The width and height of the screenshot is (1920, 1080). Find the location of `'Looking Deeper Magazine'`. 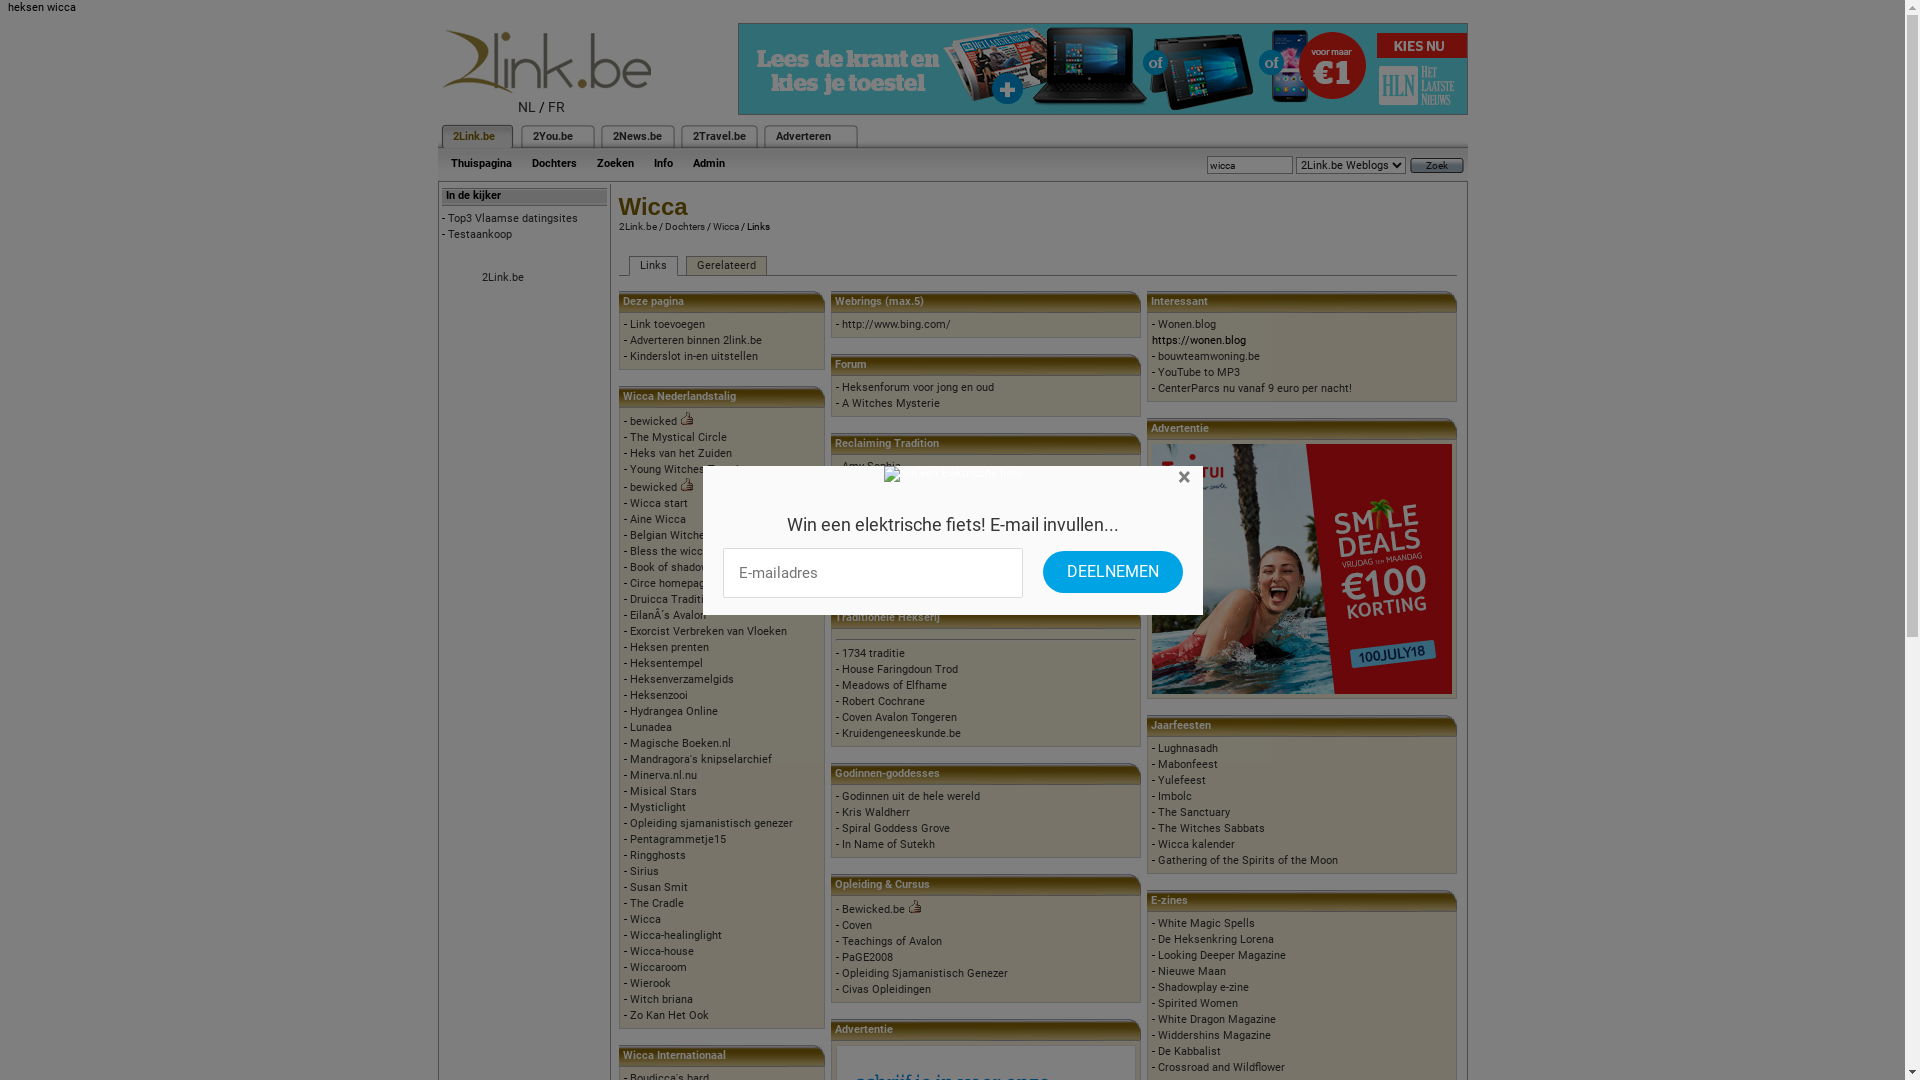

'Looking Deeper Magazine' is located at coordinates (1221, 954).